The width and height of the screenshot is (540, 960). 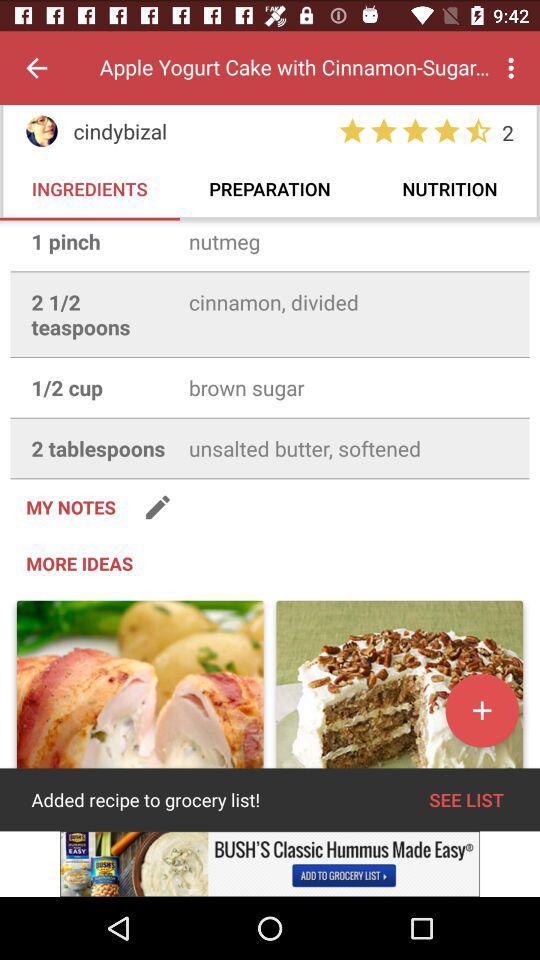 I want to click on the symbol beside 2, so click(x=477, y=130).